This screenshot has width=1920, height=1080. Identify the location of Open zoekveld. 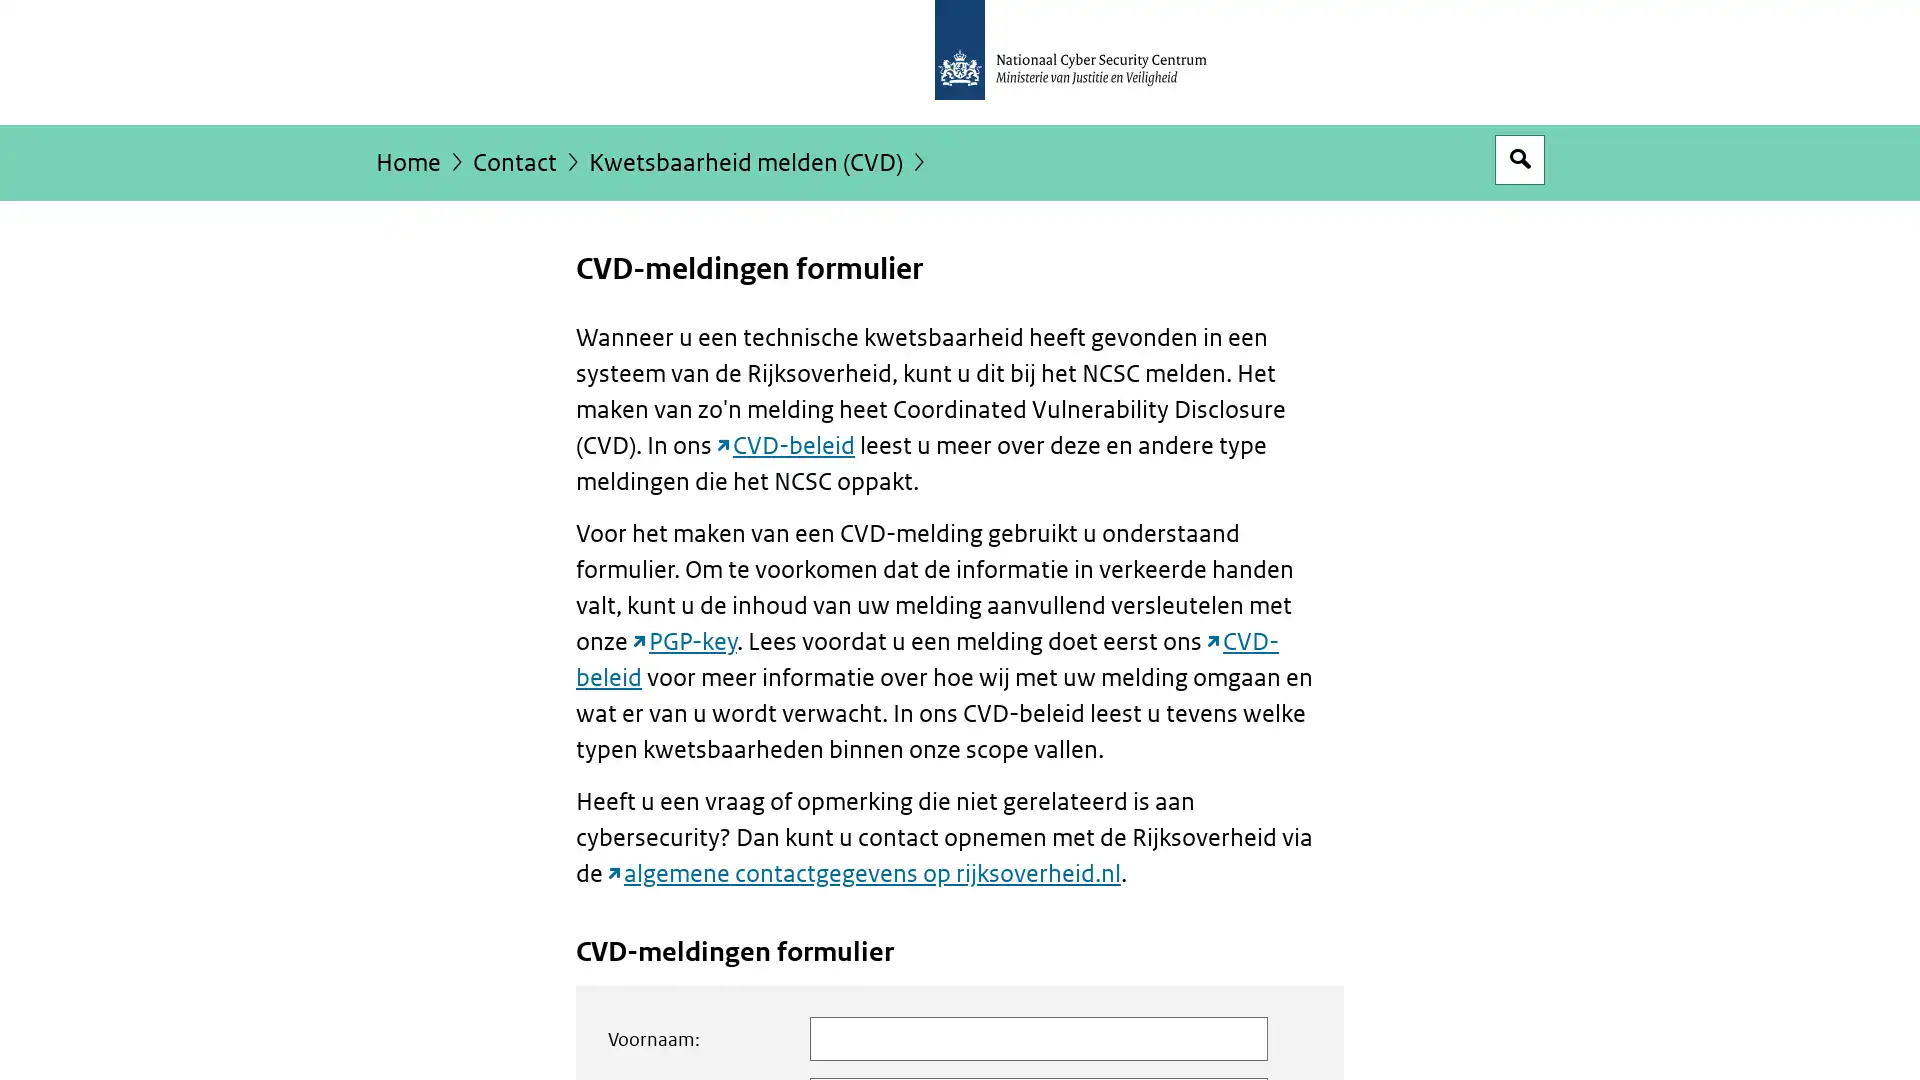
(1520, 158).